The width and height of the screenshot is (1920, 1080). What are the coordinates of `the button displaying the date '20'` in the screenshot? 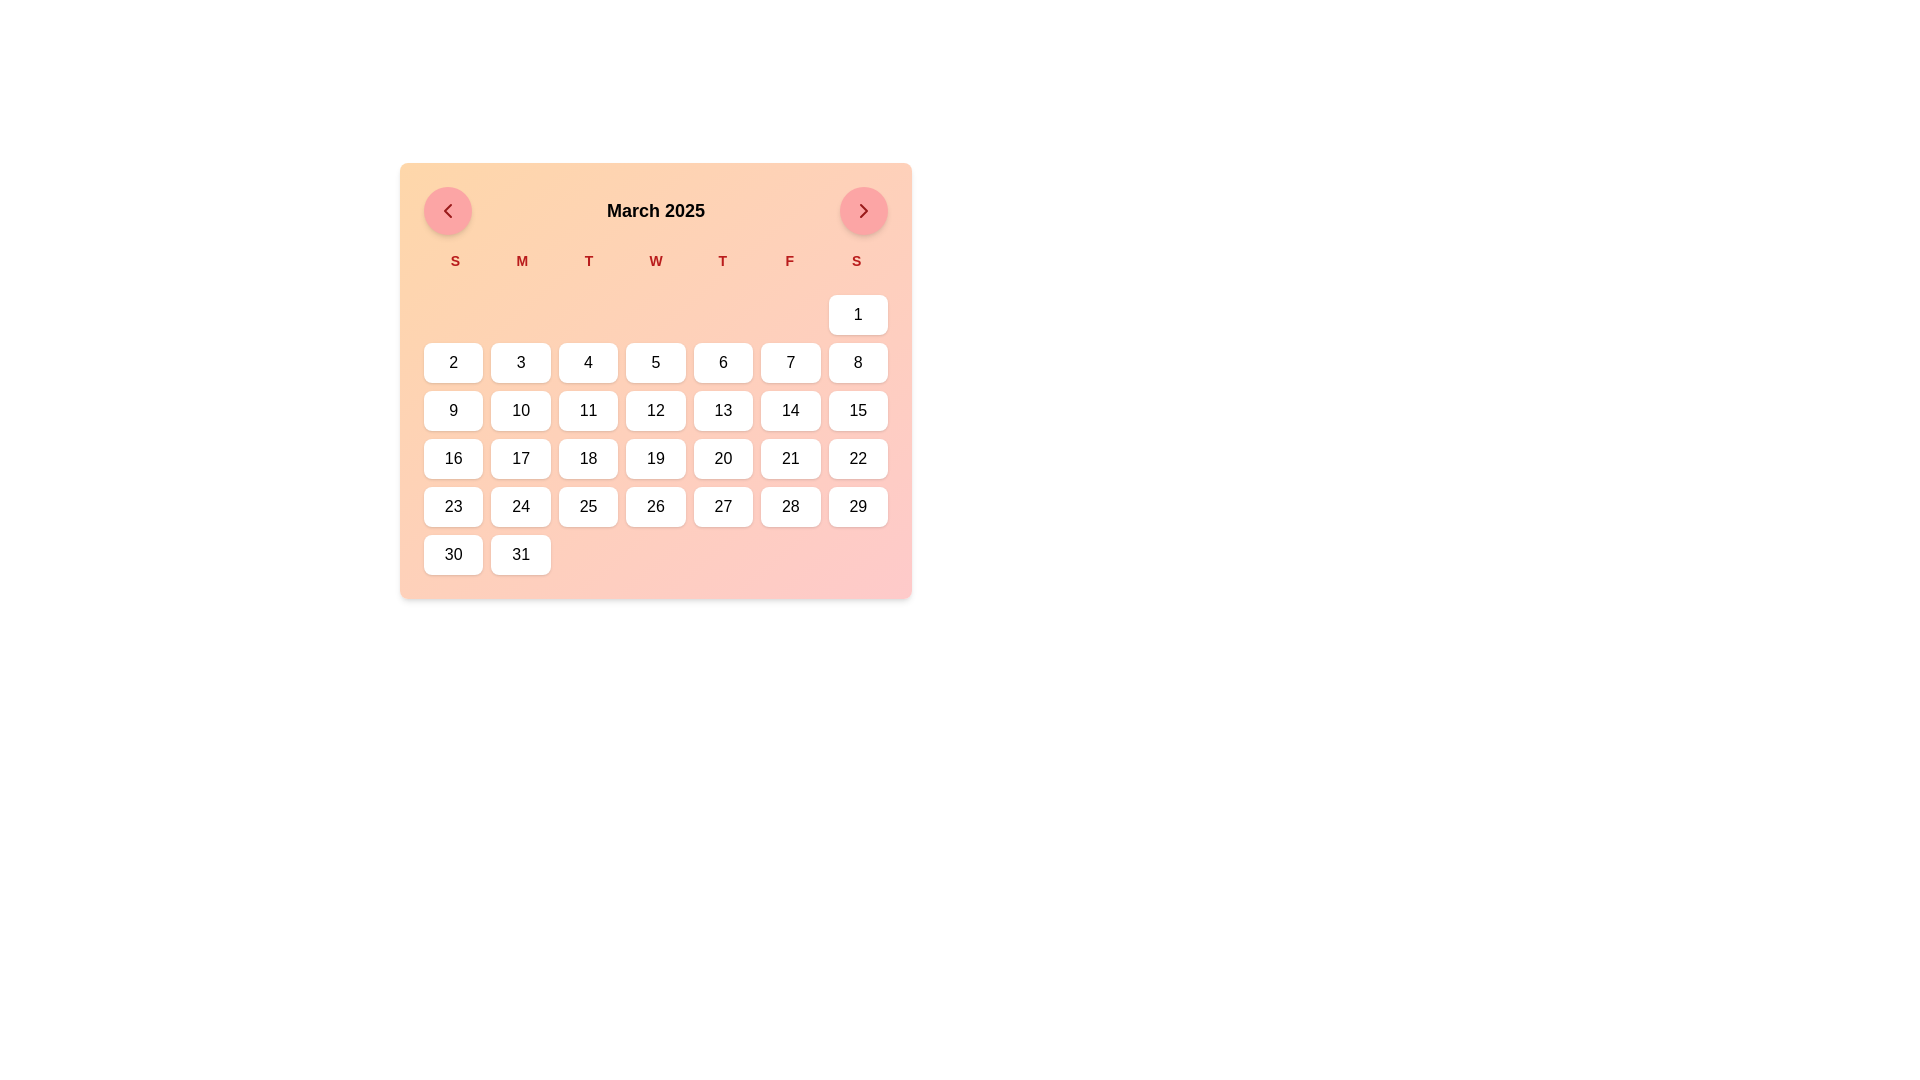 It's located at (722, 459).